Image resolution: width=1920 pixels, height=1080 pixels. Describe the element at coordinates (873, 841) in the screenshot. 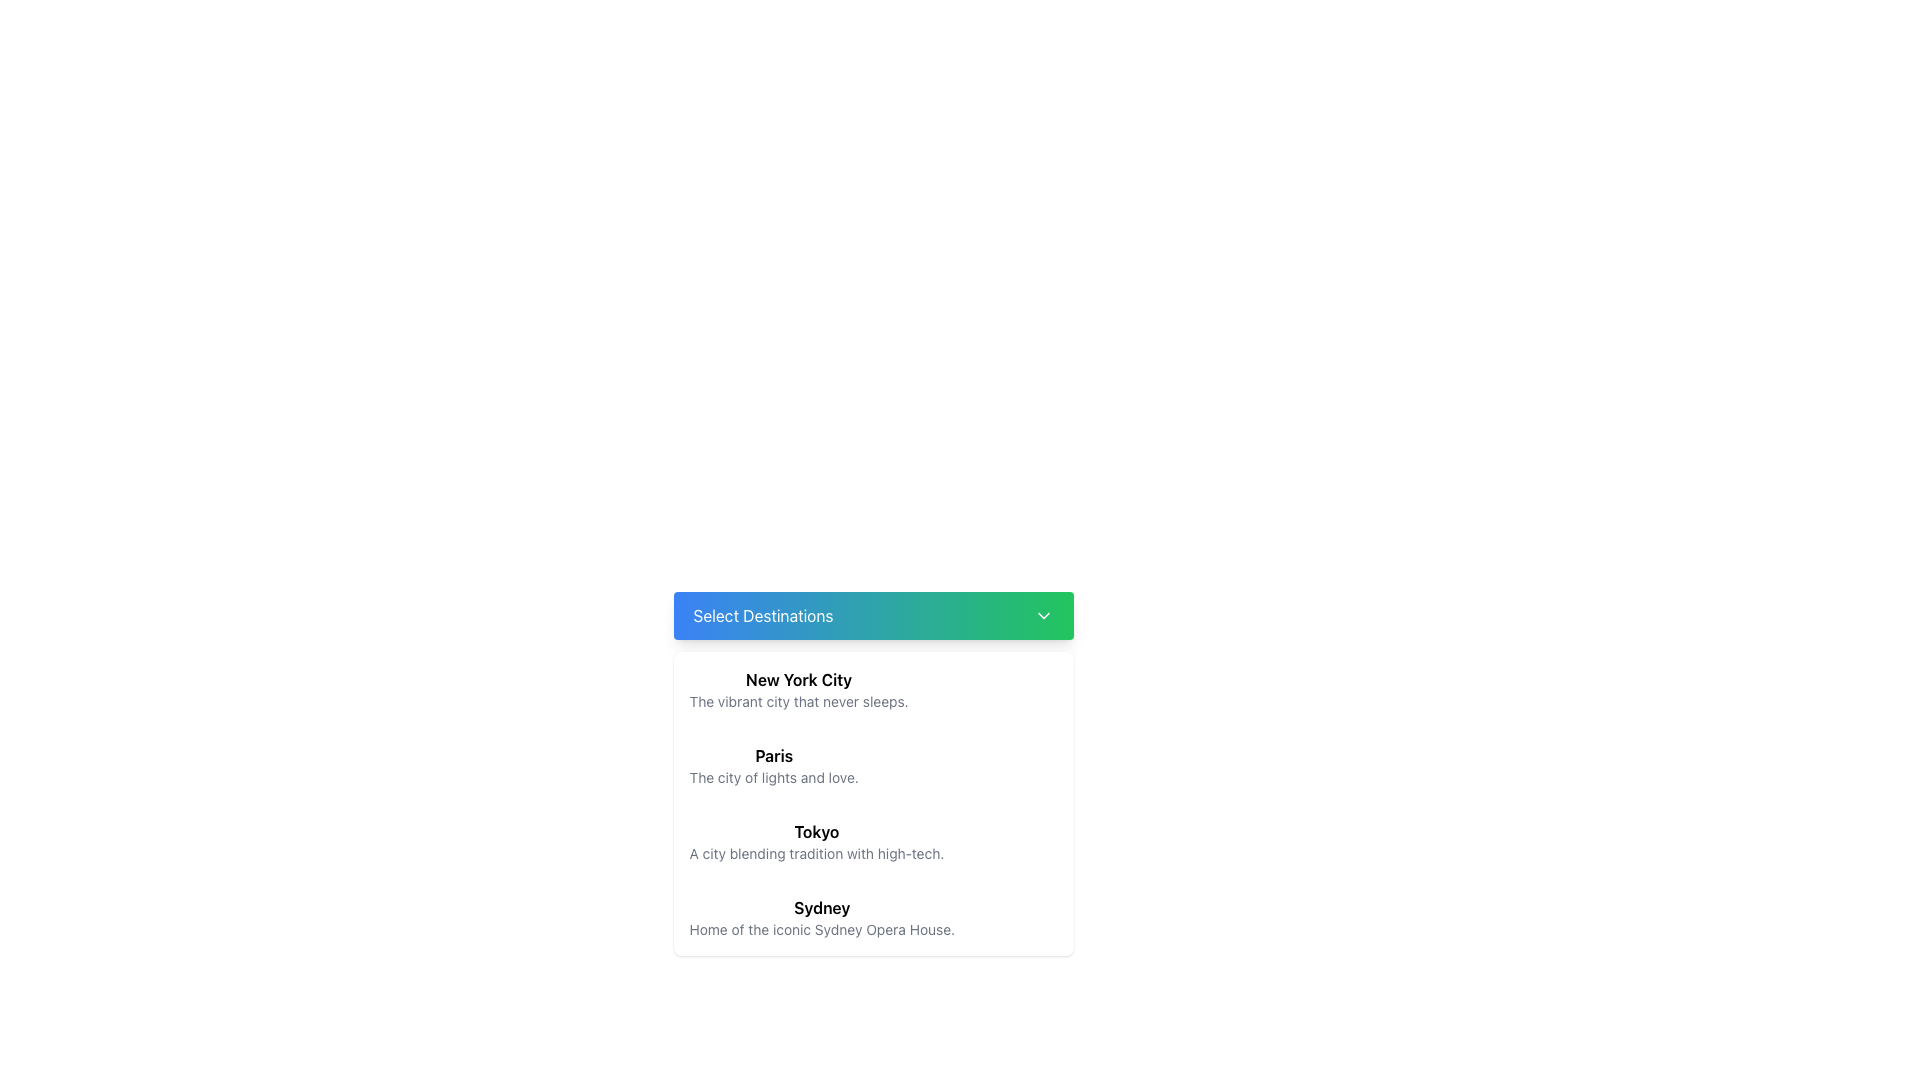

I see `the List Item element labeled 'Tokyo', which features a bold heading and a description about the city` at that location.